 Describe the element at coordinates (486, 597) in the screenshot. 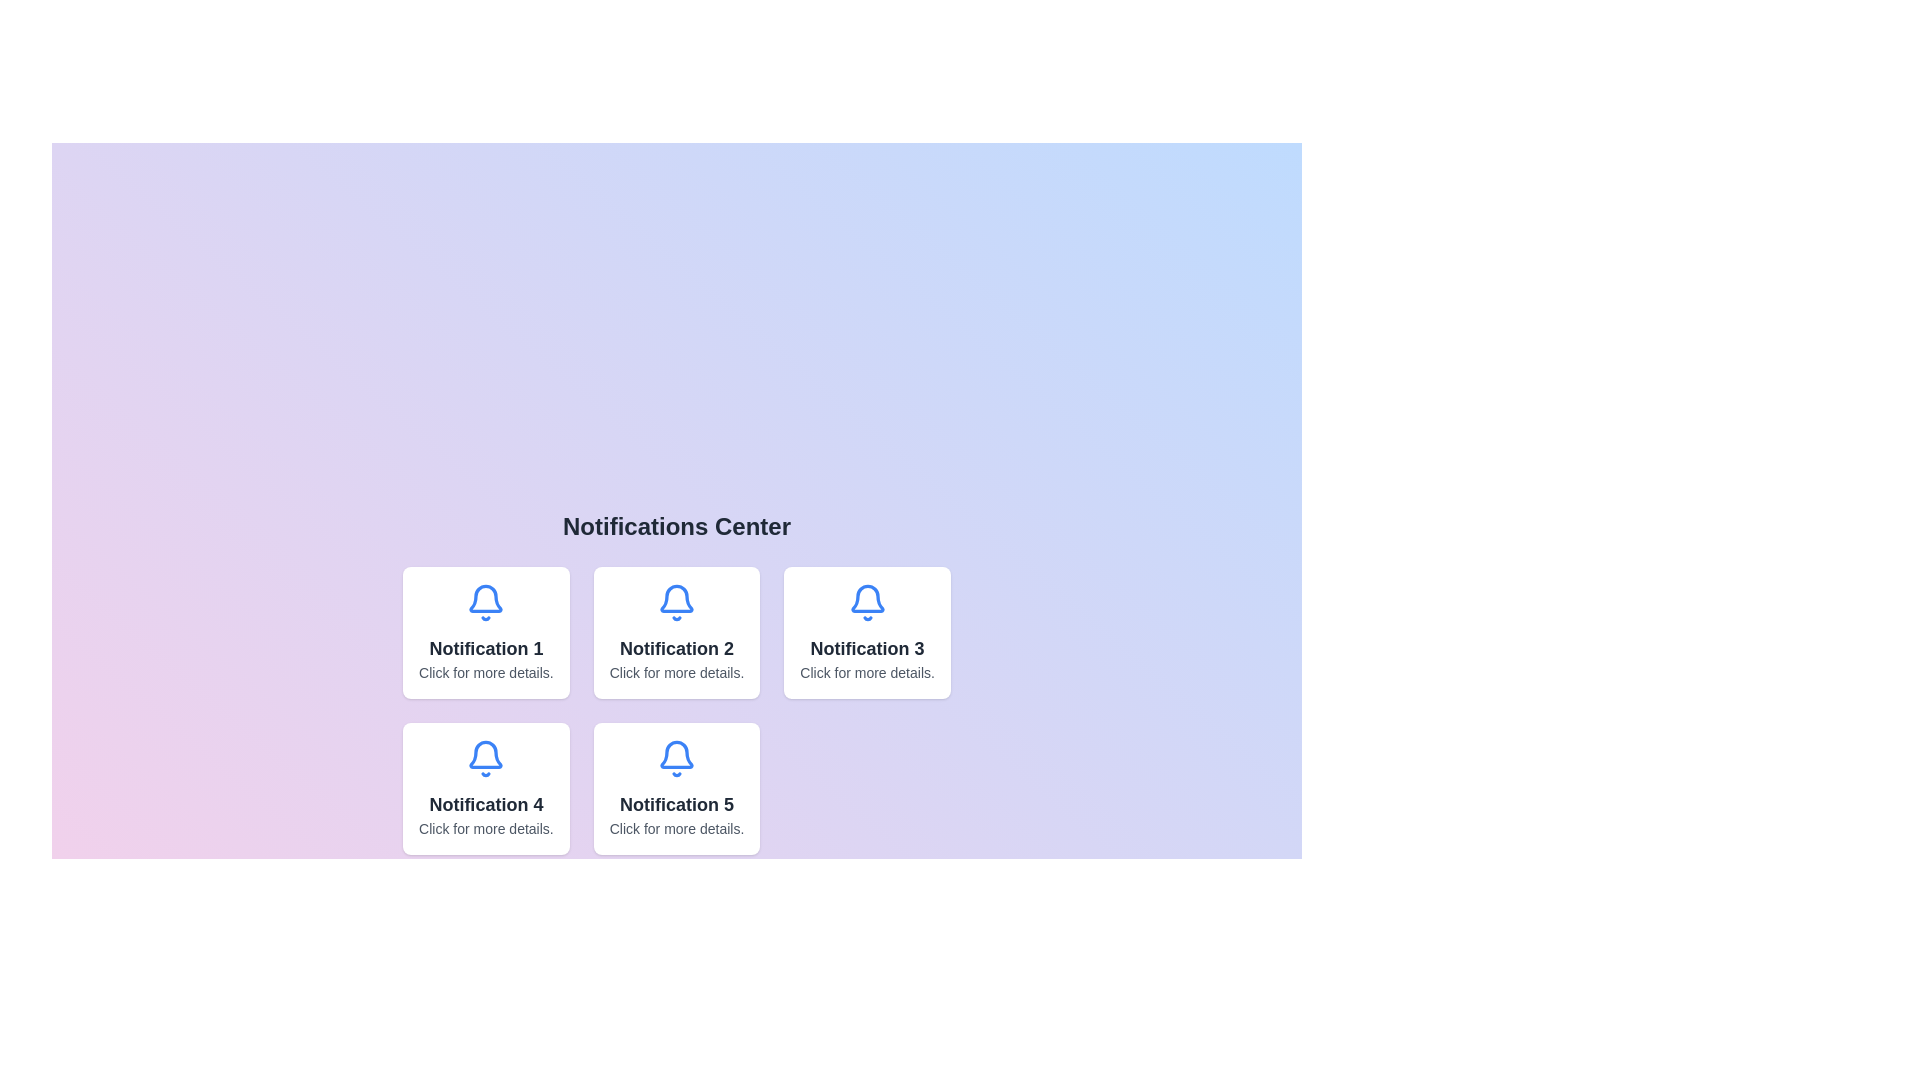

I see `the hollow bell icon in the first notification card under the 'Notifications Center' heading` at that location.